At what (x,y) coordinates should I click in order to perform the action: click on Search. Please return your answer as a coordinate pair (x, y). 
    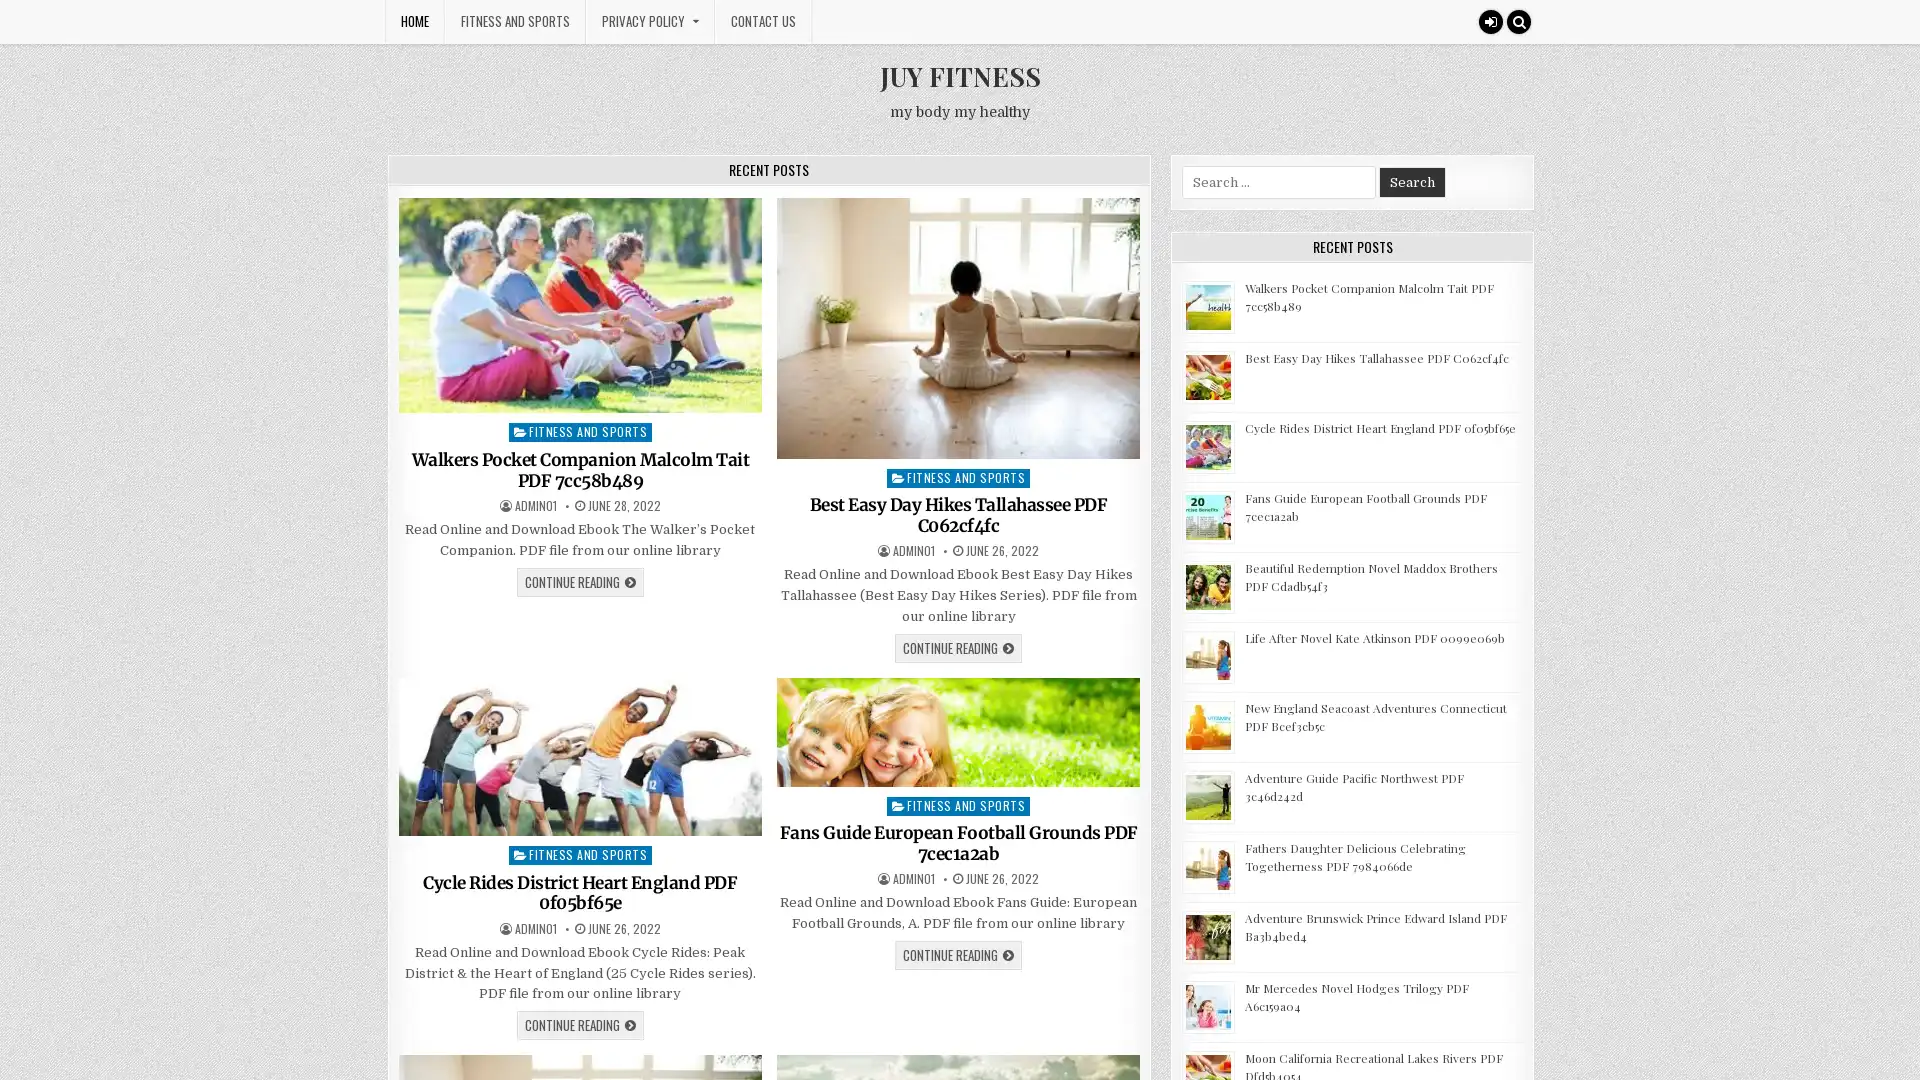
    Looking at the image, I should click on (1411, 182).